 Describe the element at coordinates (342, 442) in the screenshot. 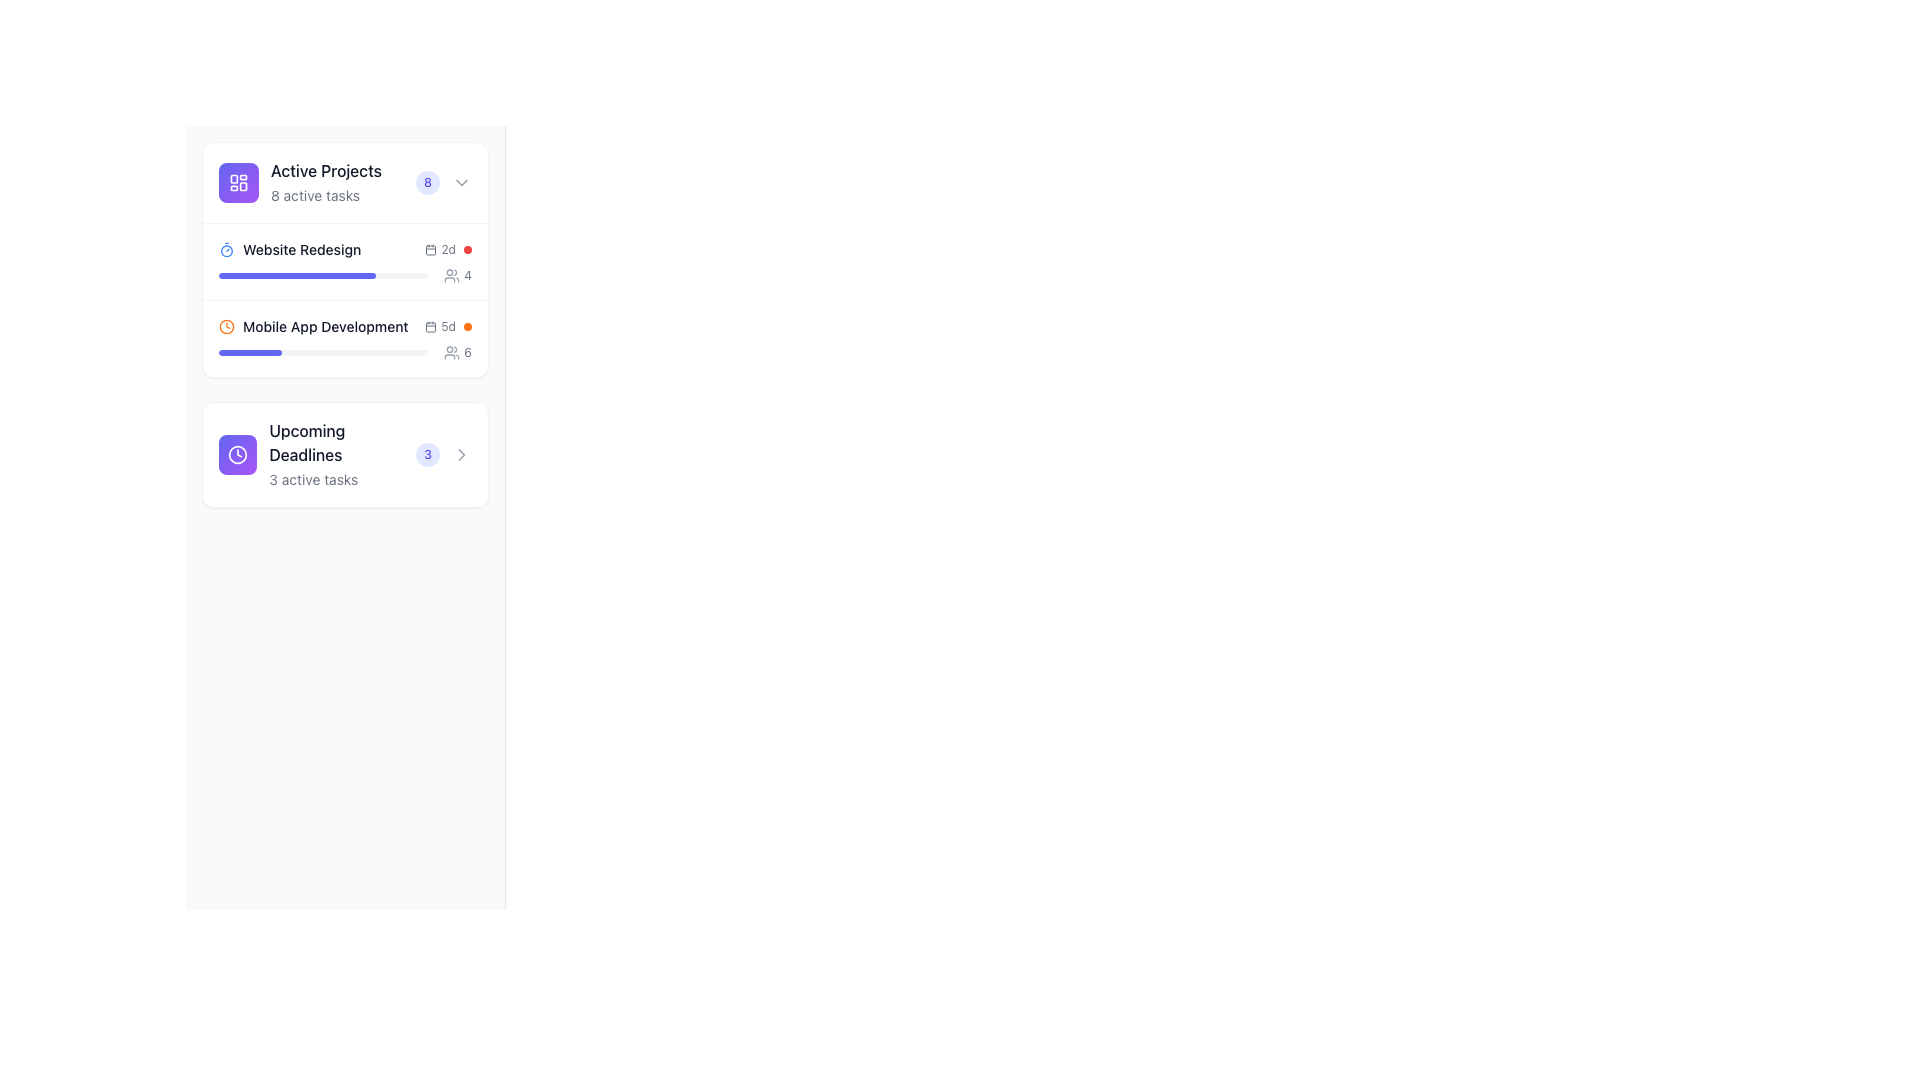

I see `the Text label that serves as the heading for the section summarizing upcoming deadlines in the user's tasks, located above '3 active tasks' in the task list card` at that location.